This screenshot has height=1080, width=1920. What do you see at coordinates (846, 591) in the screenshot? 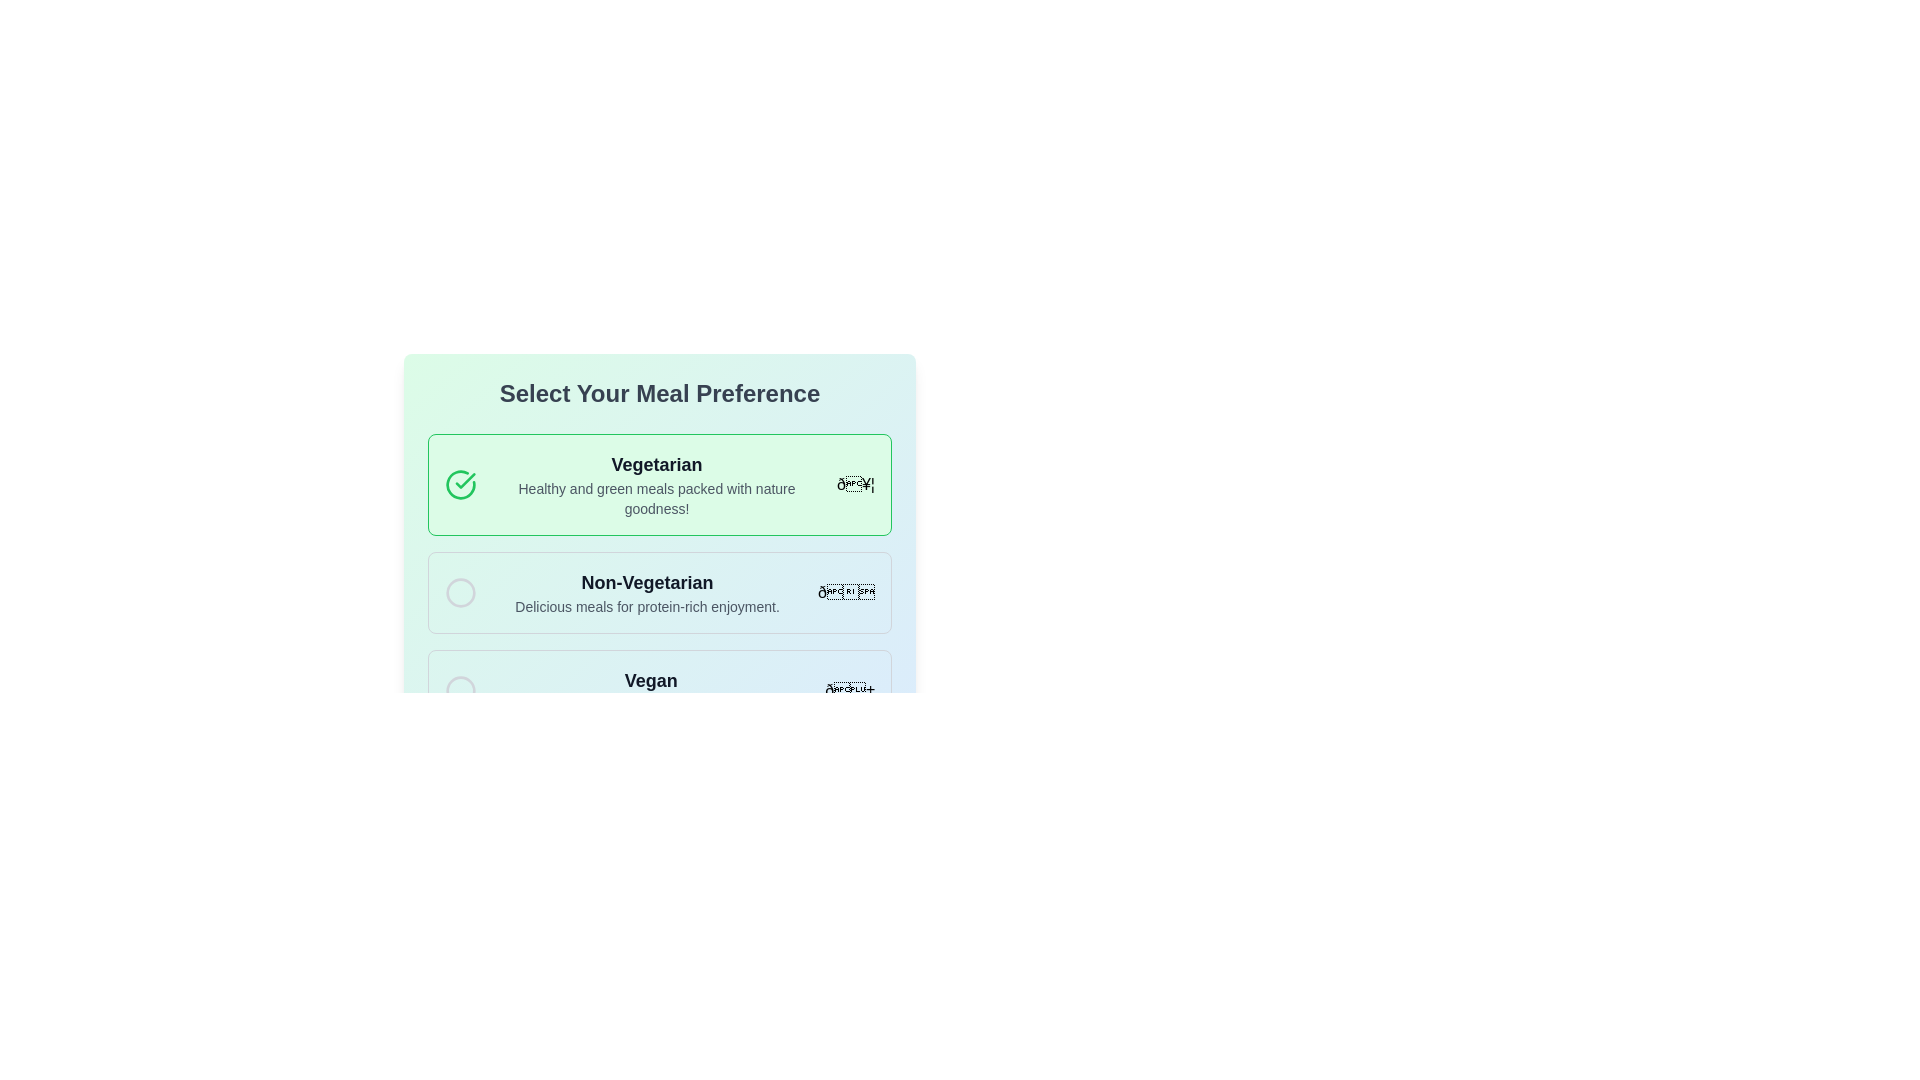
I see `the text label featuring the emoji '🍖' located under the 'Non-Vegetarian' section in the meal preference selection interface` at bounding box center [846, 591].